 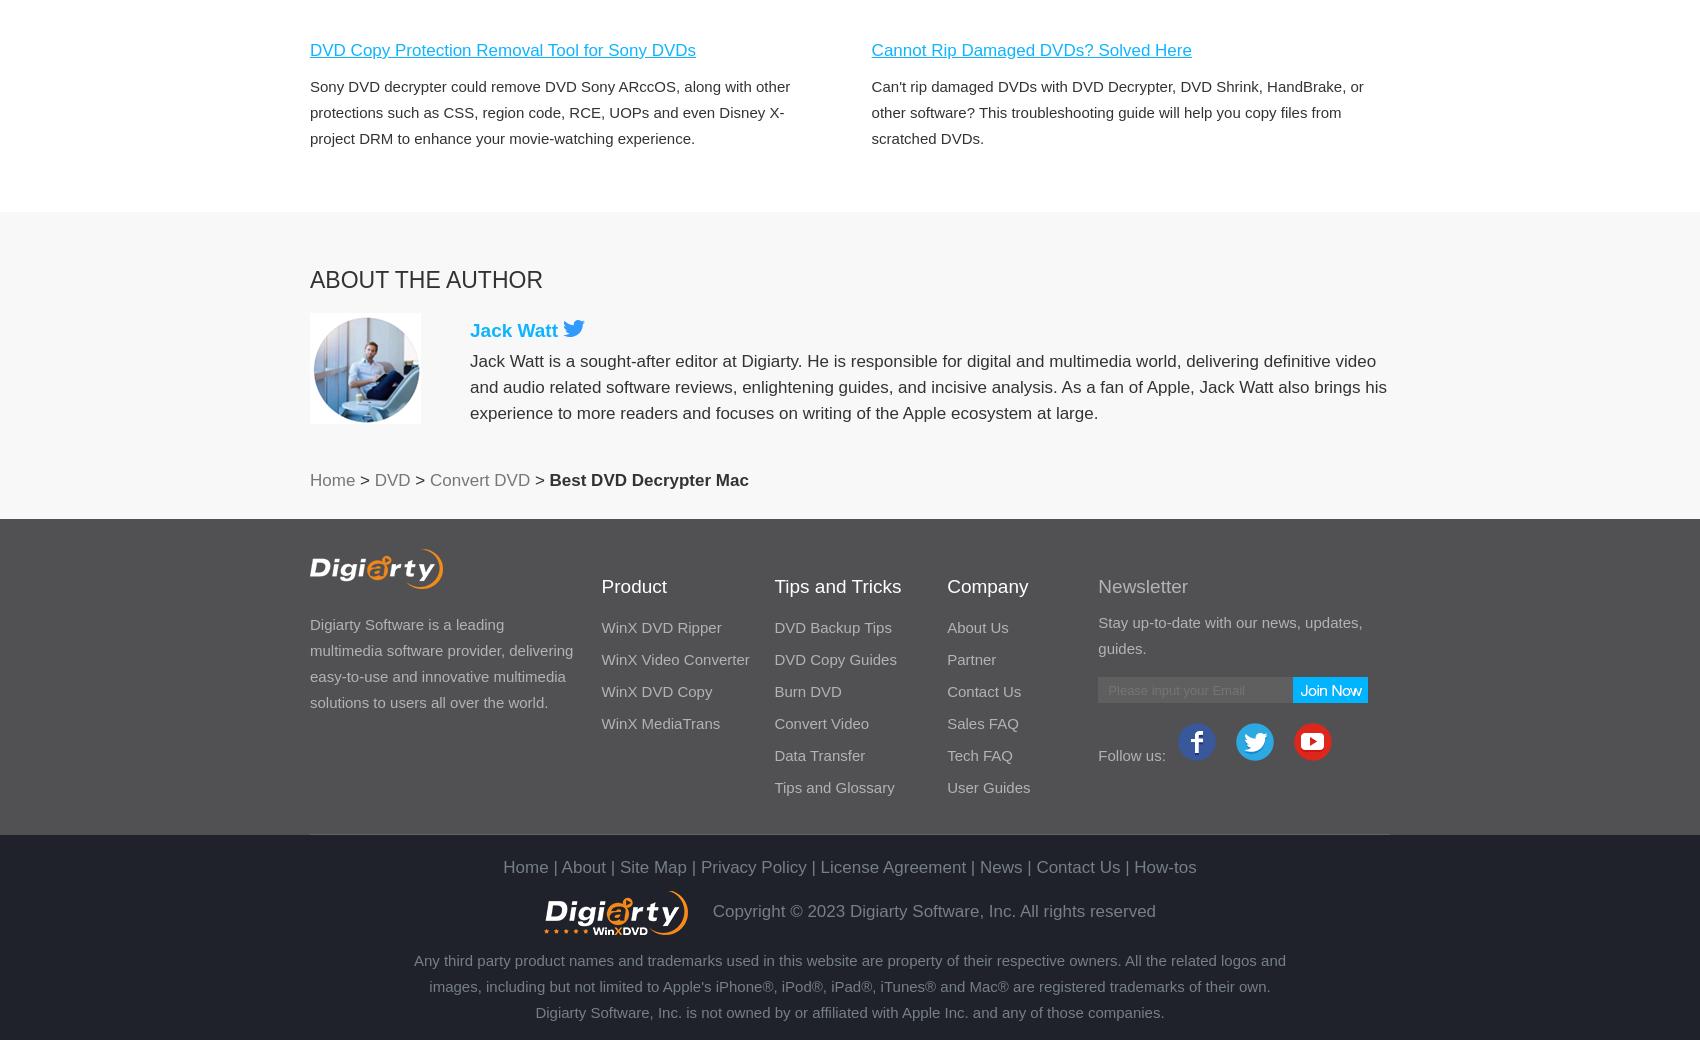 I want to click on 'Tips and Tricks', so click(x=773, y=585).